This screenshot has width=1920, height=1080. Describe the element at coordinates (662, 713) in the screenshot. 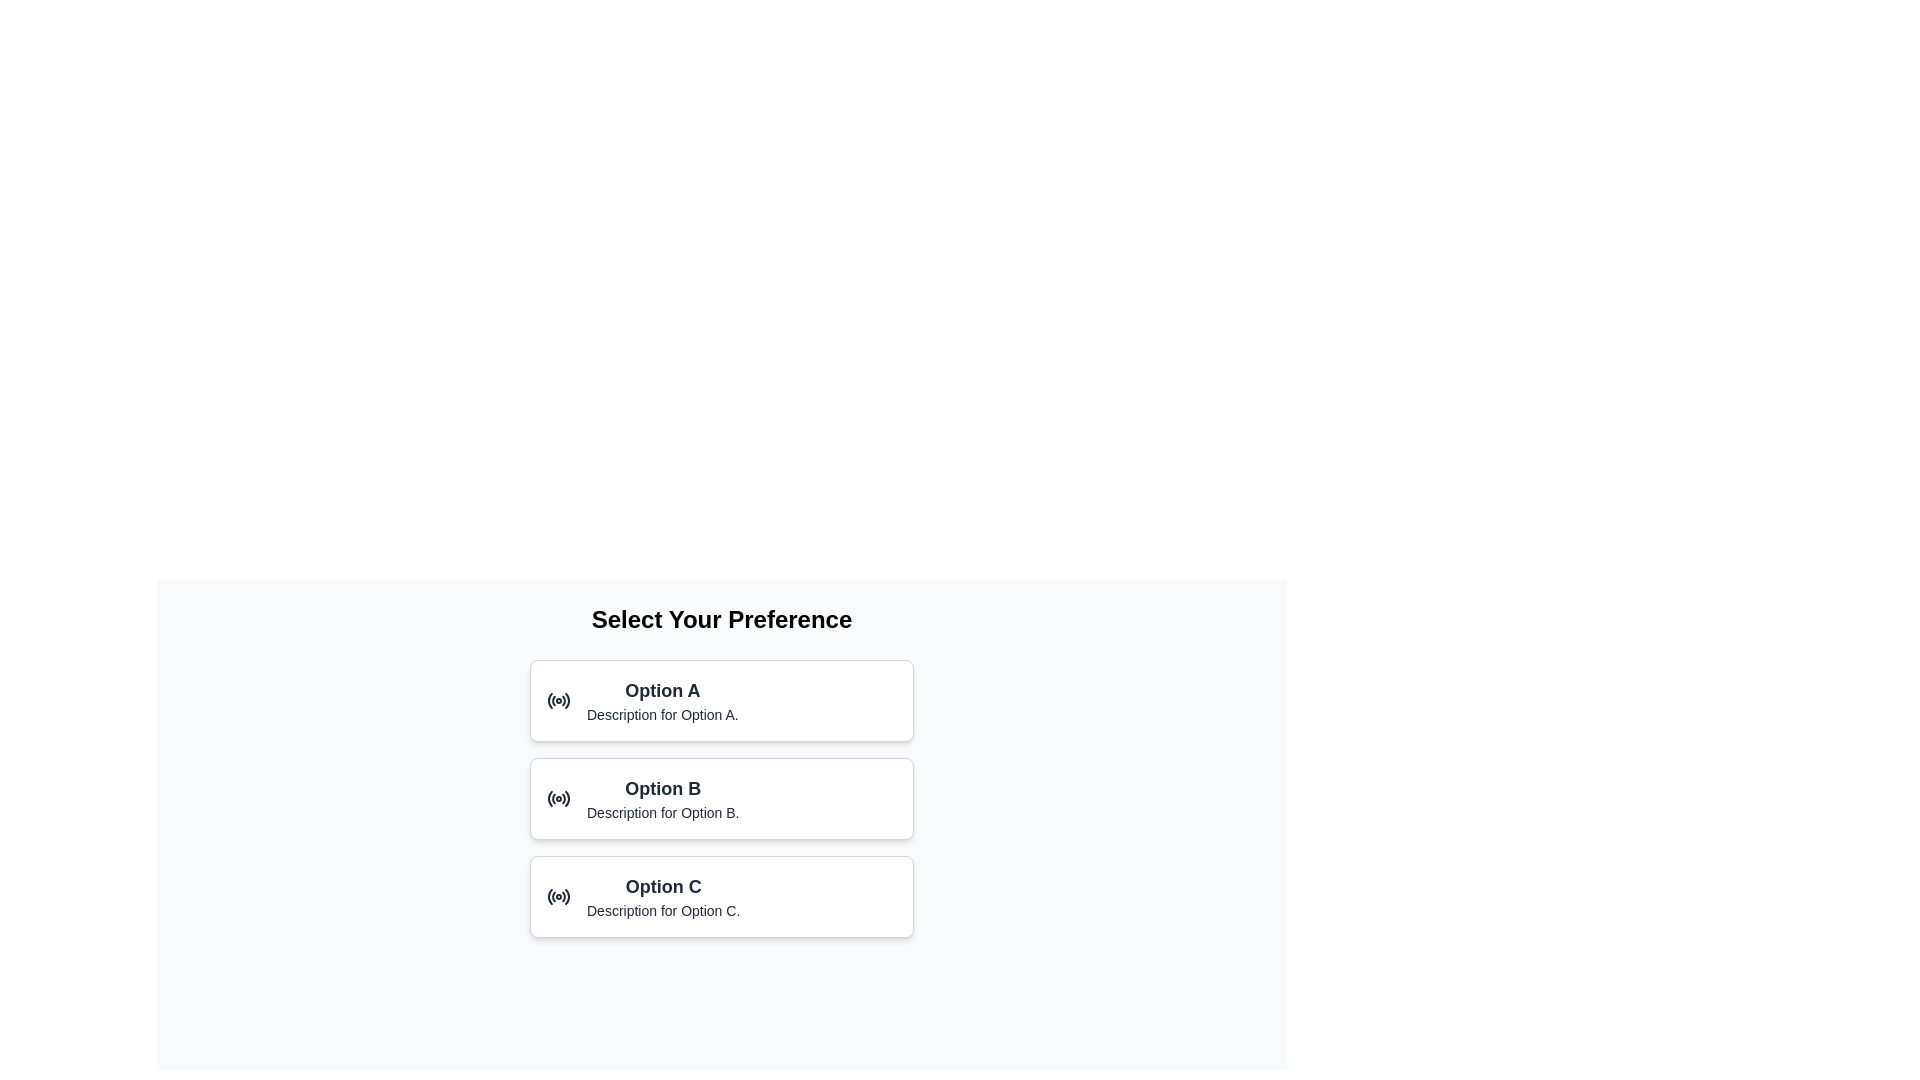

I see `the descriptive text element located below the title 'Option A' in the multiple-choice selection interface` at that location.